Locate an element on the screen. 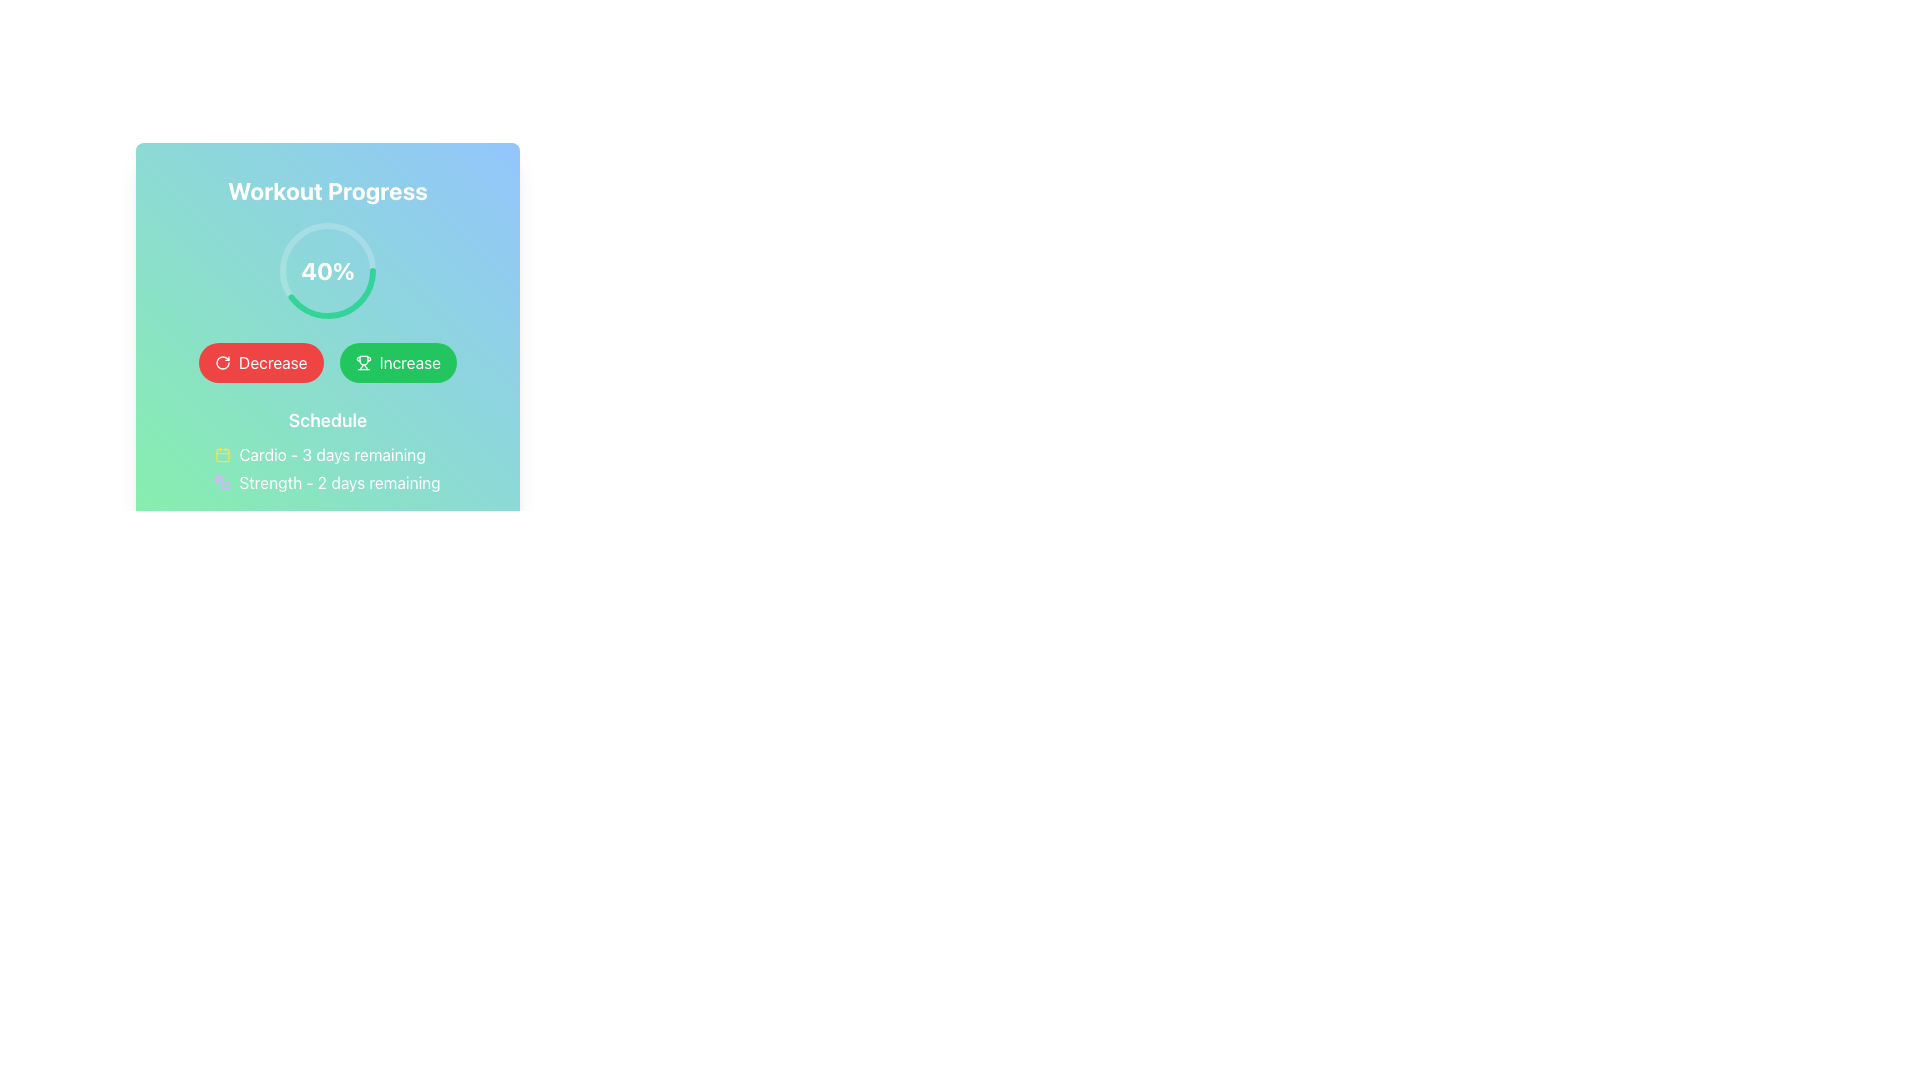 The height and width of the screenshot is (1080, 1920). the 'Strength' informational display element located under the 'Schedule' section, immediately below 'Cardio - 3 days remaining' is located at coordinates (327, 482).